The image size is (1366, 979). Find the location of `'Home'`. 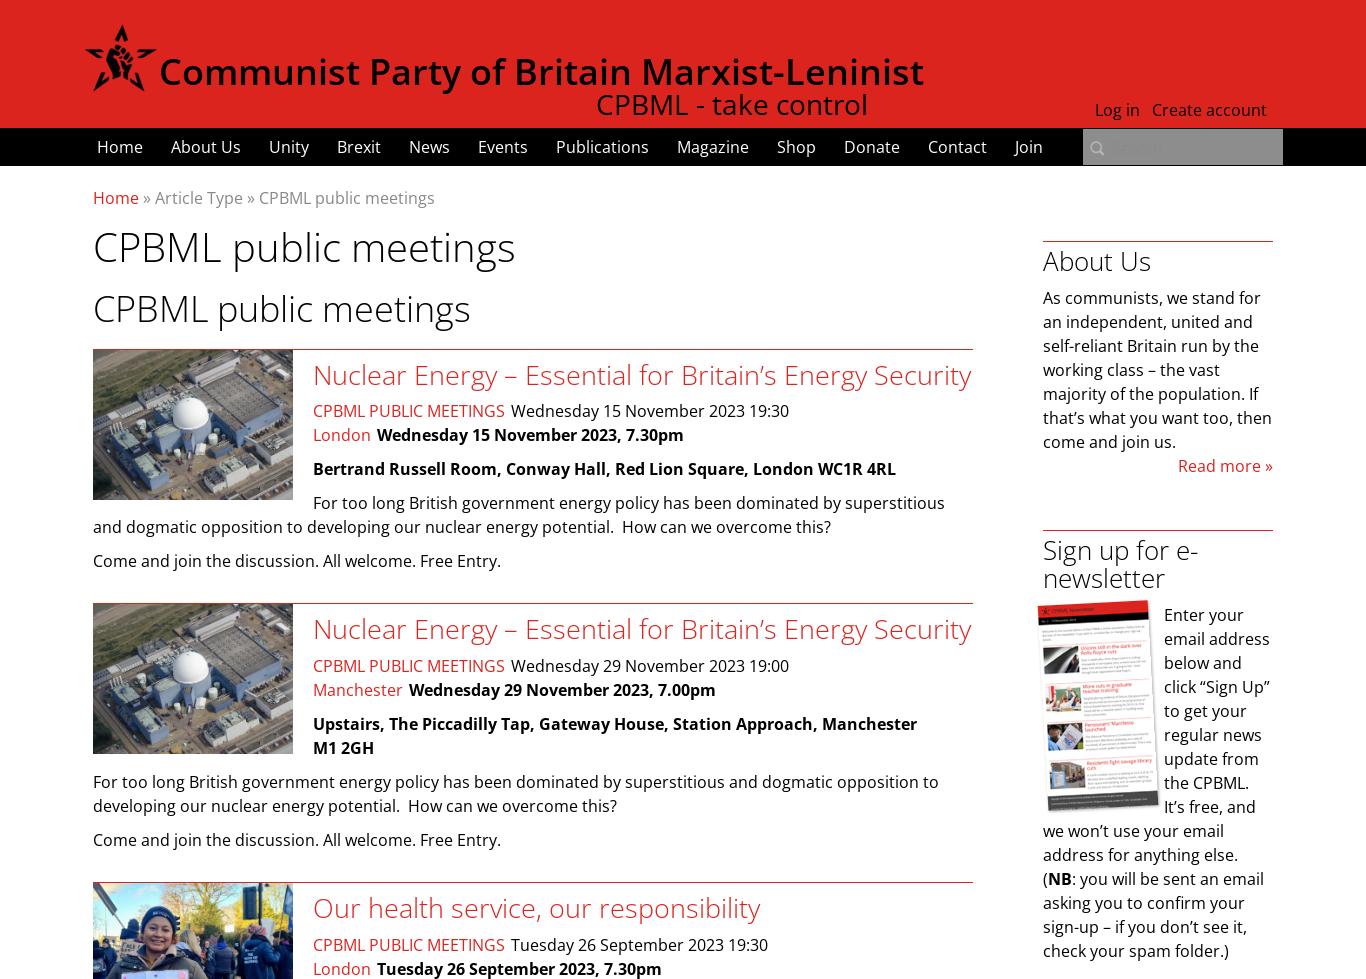

'Home' is located at coordinates (118, 147).